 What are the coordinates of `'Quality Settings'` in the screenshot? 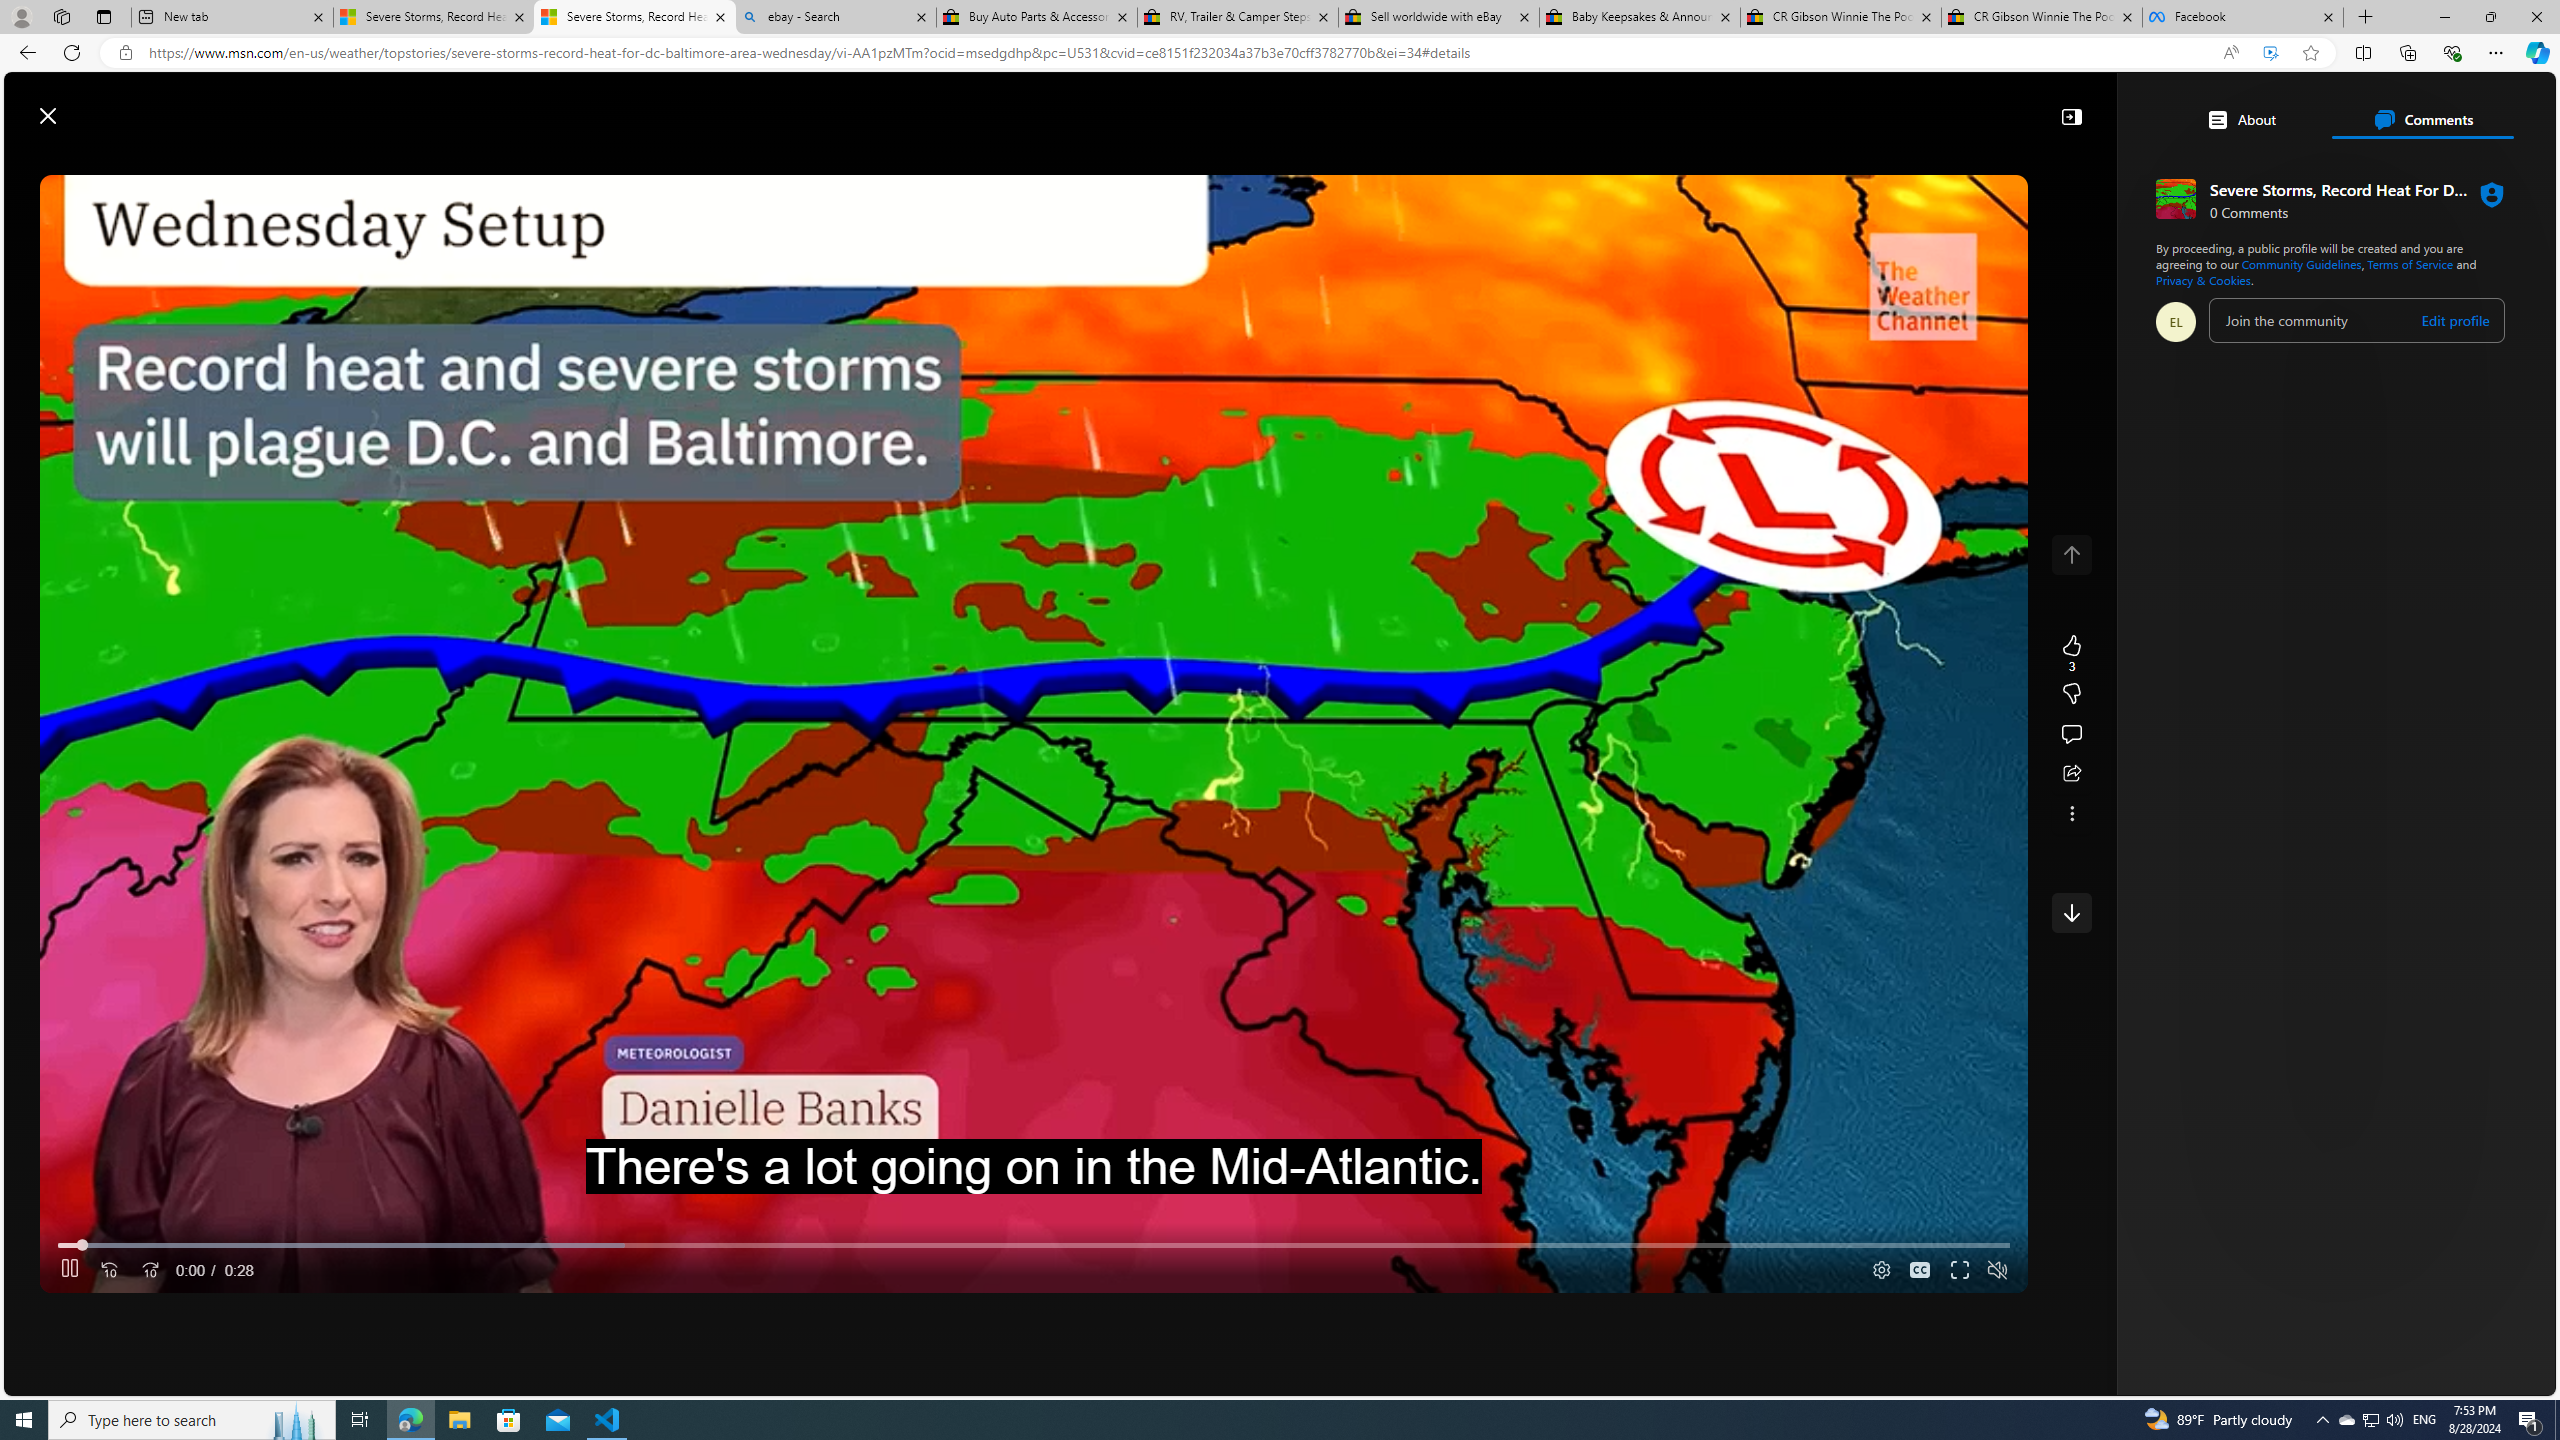 It's located at (1879, 1271).